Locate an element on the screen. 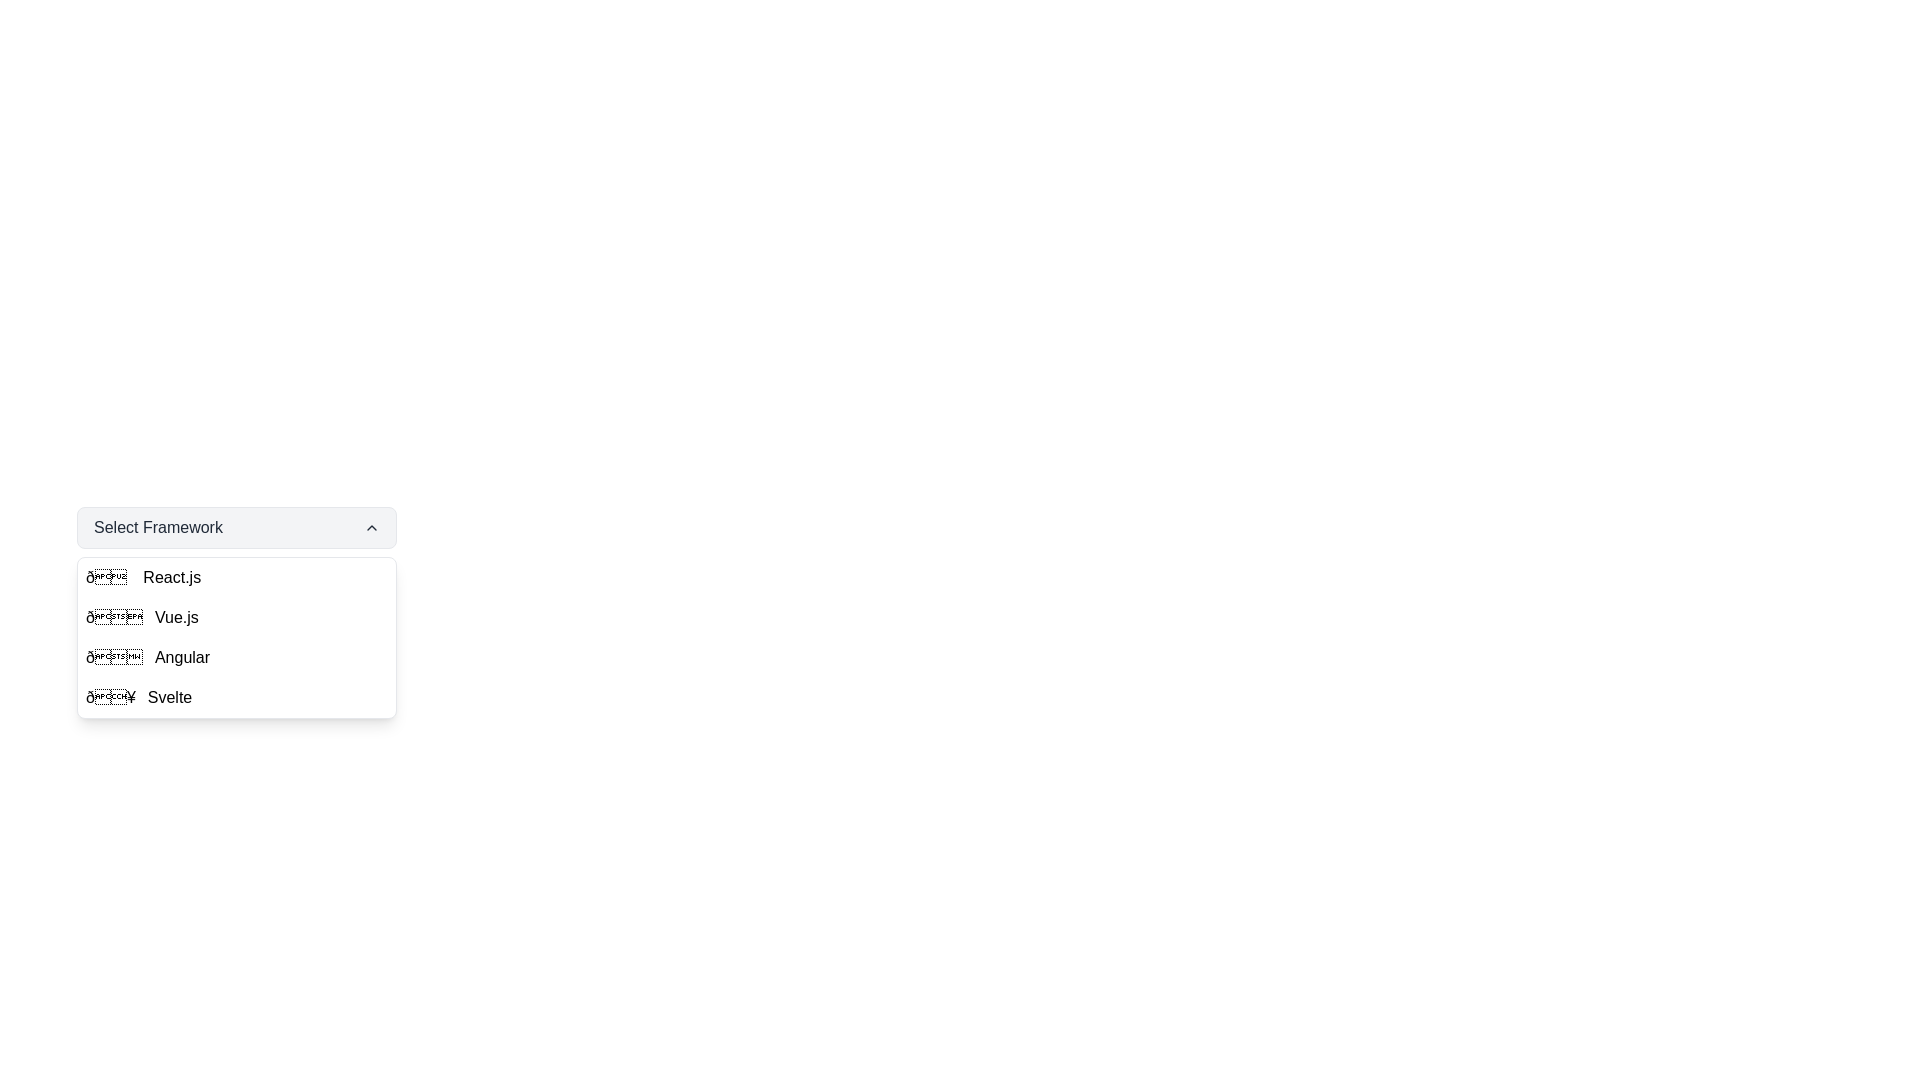 The image size is (1920, 1080). the 'Angular' framework option text label within the selectable list is located at coordinates (182, 658).